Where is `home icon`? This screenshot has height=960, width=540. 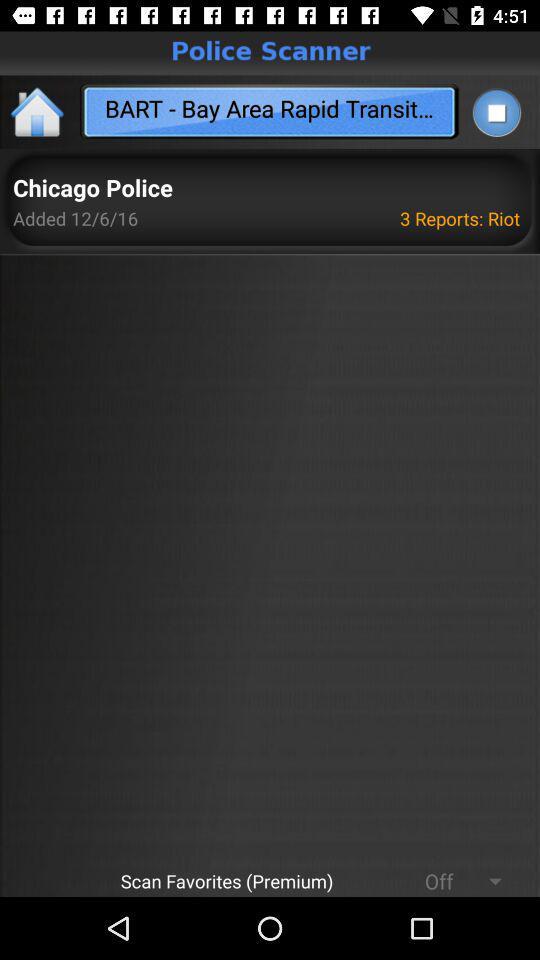 home icon is located at coordinates (38, 111).